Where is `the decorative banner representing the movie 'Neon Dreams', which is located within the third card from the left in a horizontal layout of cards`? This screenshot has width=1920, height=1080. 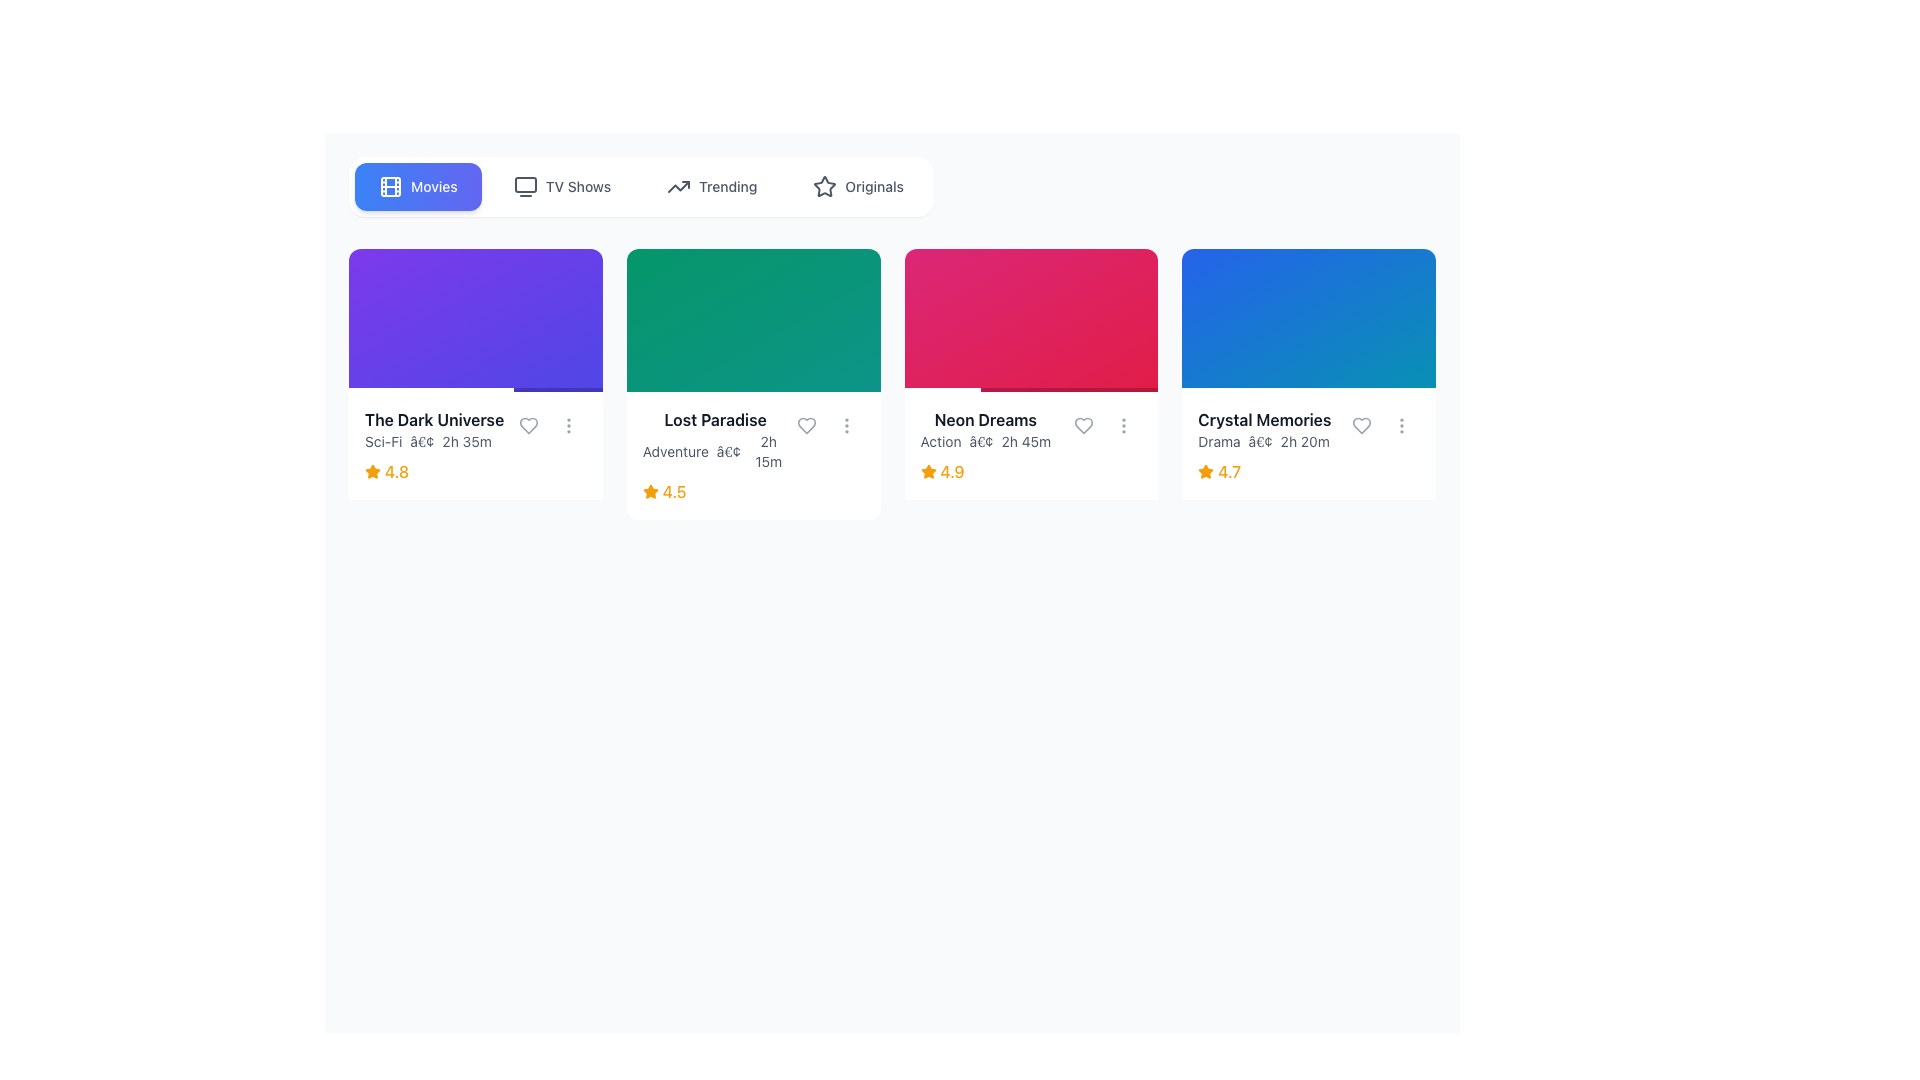
the decorative banner representing the movie 'Neon Dreams', which is located within the third card from the left in a horizontal layout of cards is located at coordinates (1031, 319).